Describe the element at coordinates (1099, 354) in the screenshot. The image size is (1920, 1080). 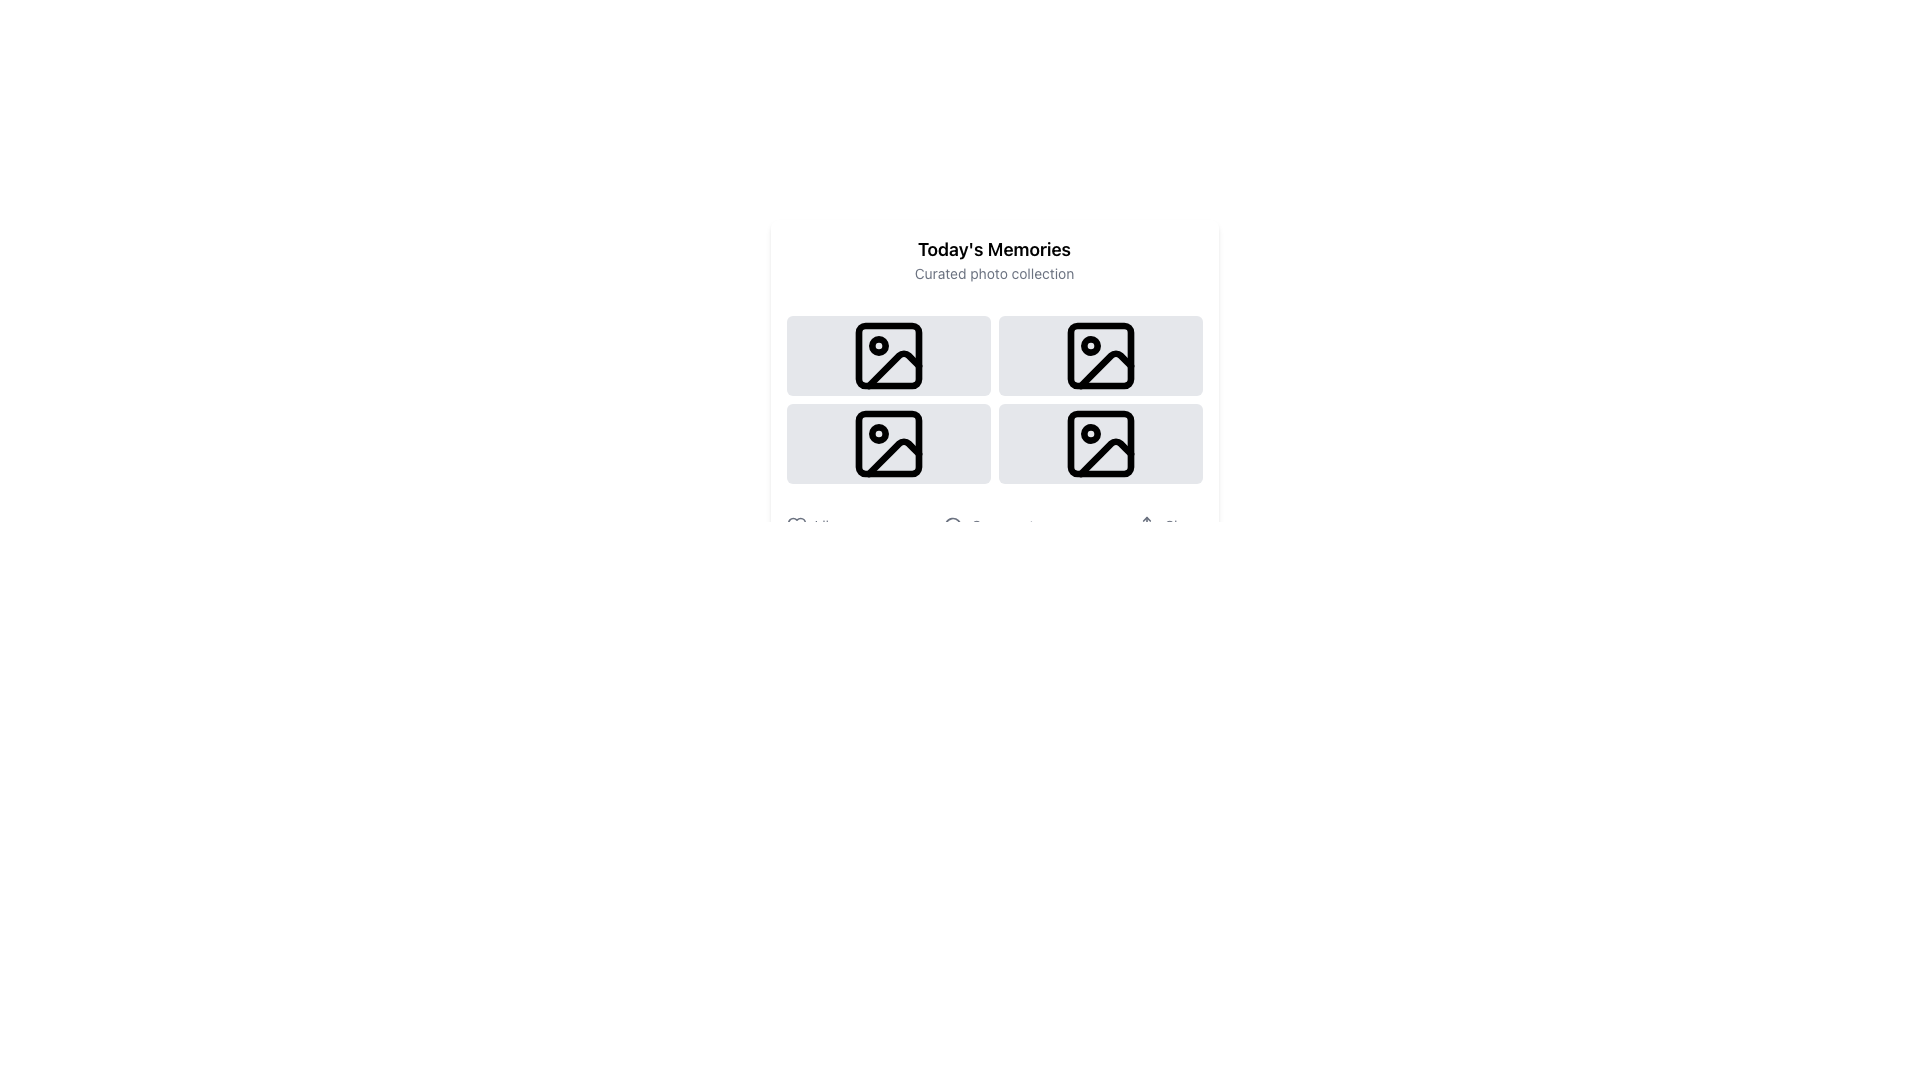
I see `the second image placeholder in the grid layout, positioned towards the top center-right of the interface` at that location.